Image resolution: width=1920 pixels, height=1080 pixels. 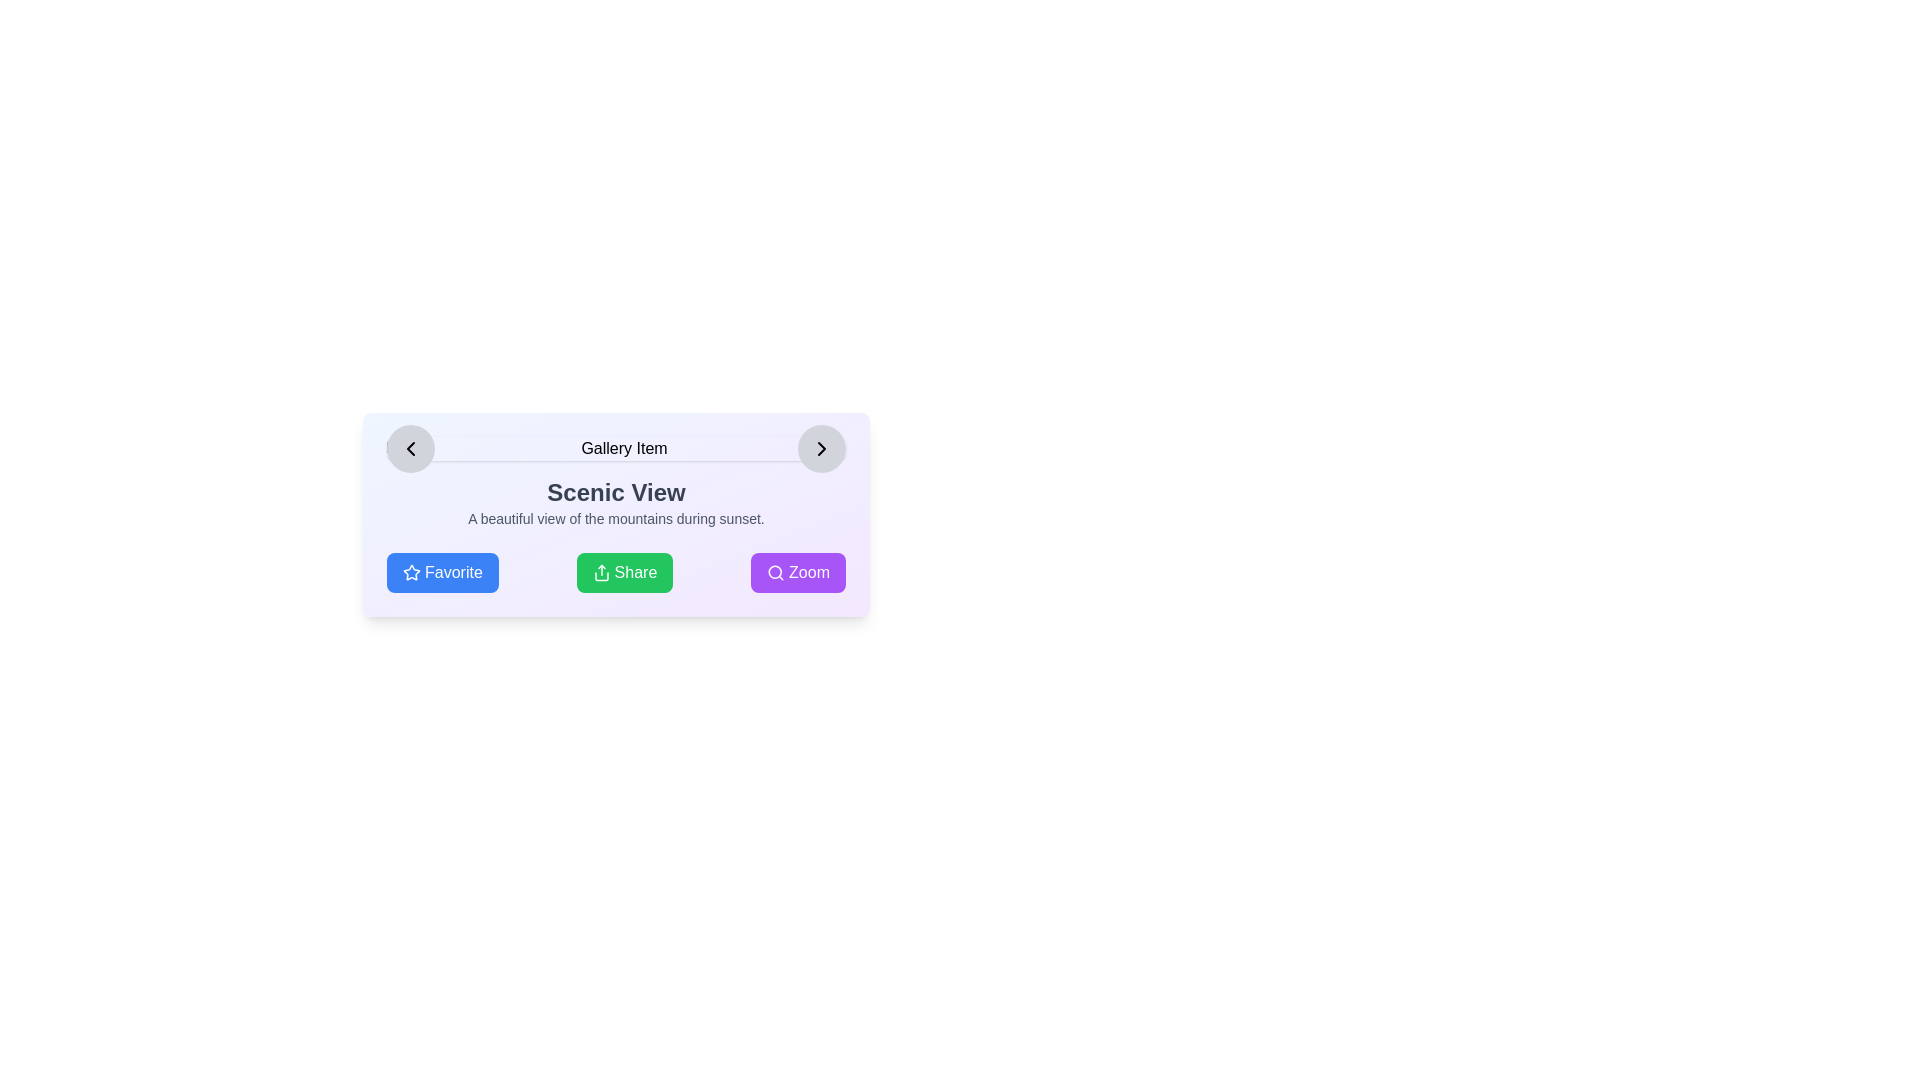 What do you see at coordinates (775, 573) in the screenshot?
I see `the purple 'Zoom' icon located on the leftmost side of the 'Zoom' button below the 'Scenic View' text` at bounding box center [775, 573].